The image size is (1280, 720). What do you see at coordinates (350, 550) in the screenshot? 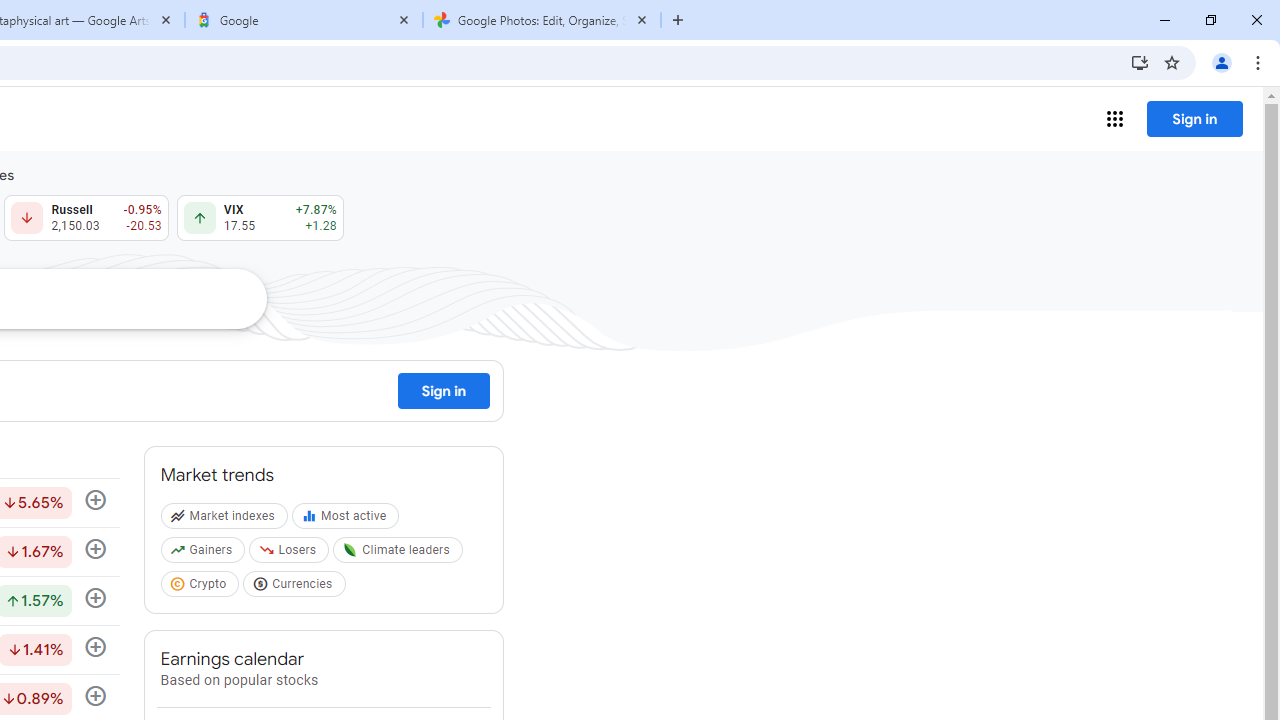
I see `'GLeaf logo'` at bounding box center [350, 550].